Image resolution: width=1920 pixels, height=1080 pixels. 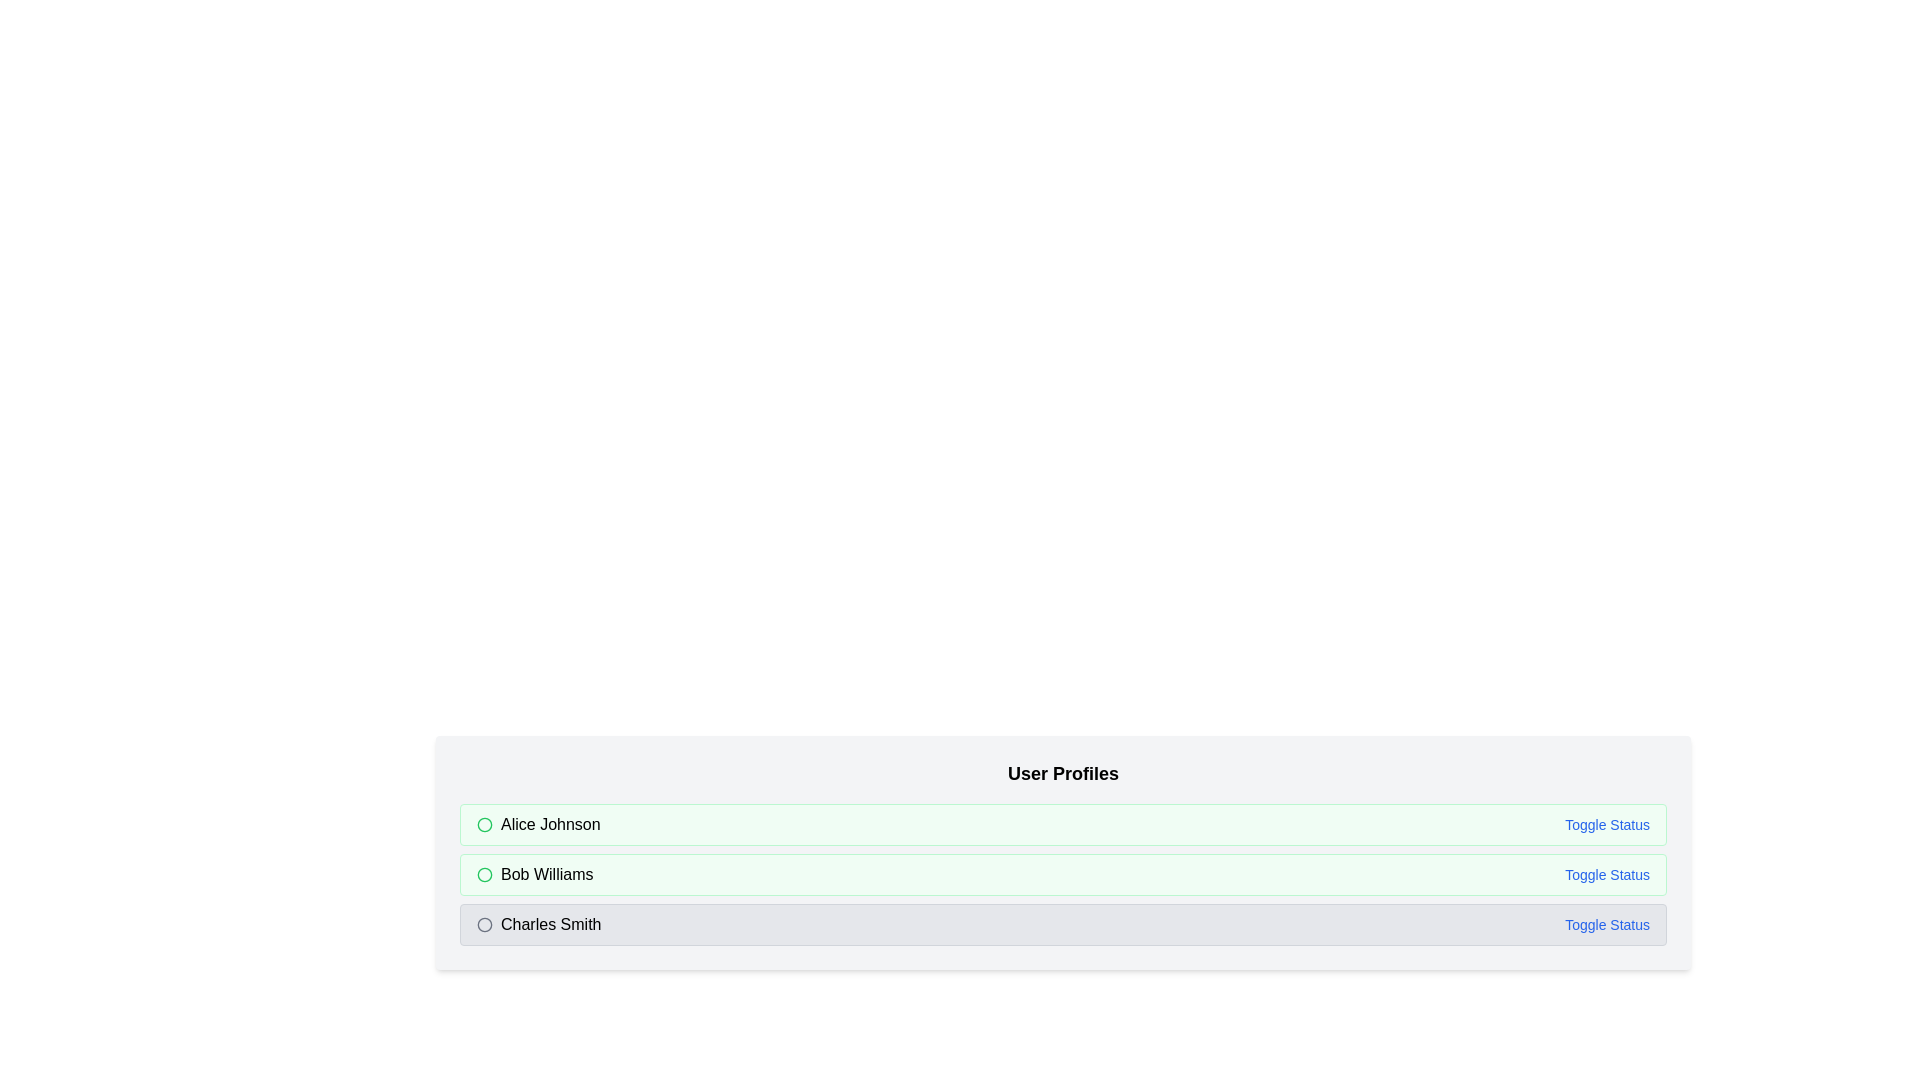 I want to click on the text 'Alice Johnson' with the green circle icon on its left, located in the first list item under the 'User Profiles' section, so click(x=538, y=825).